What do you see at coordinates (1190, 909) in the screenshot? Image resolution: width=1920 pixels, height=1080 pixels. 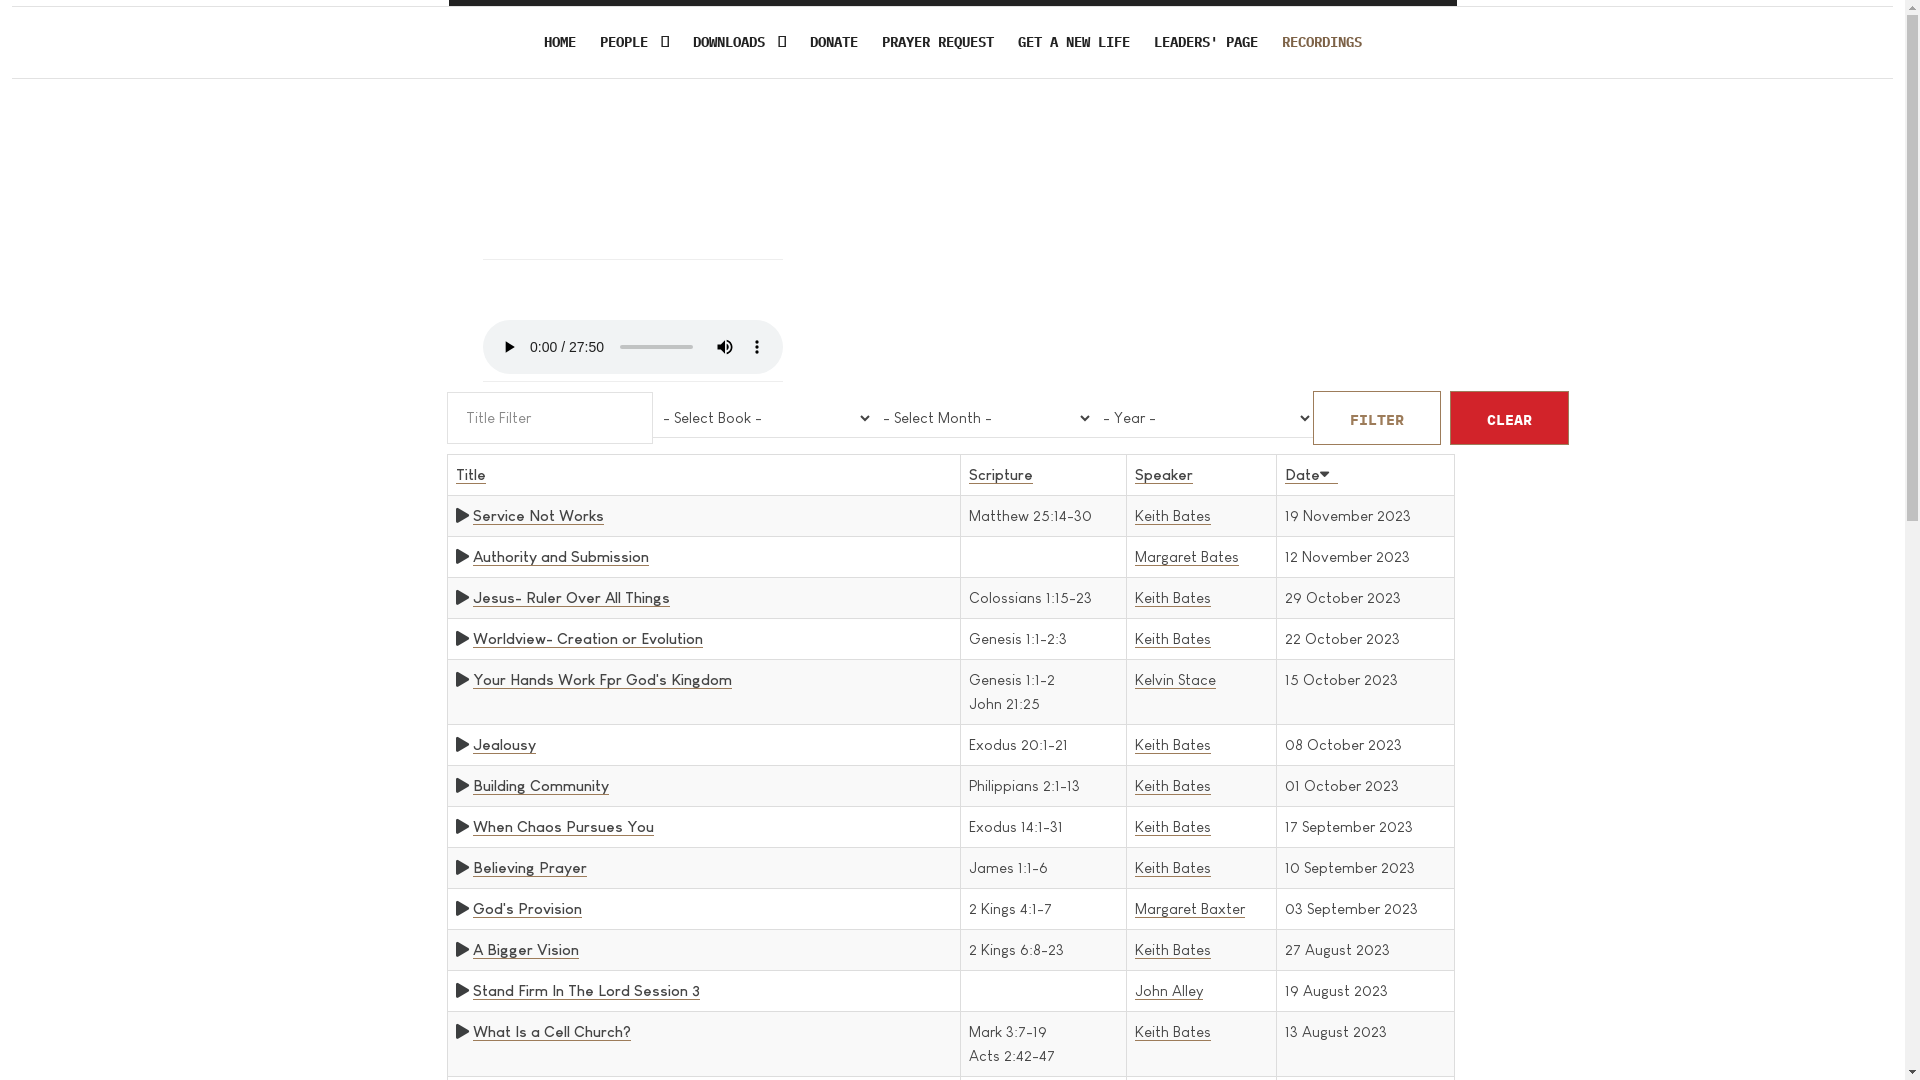 I see `'Margaret Baxter'` at bounding box center [1190, 909].